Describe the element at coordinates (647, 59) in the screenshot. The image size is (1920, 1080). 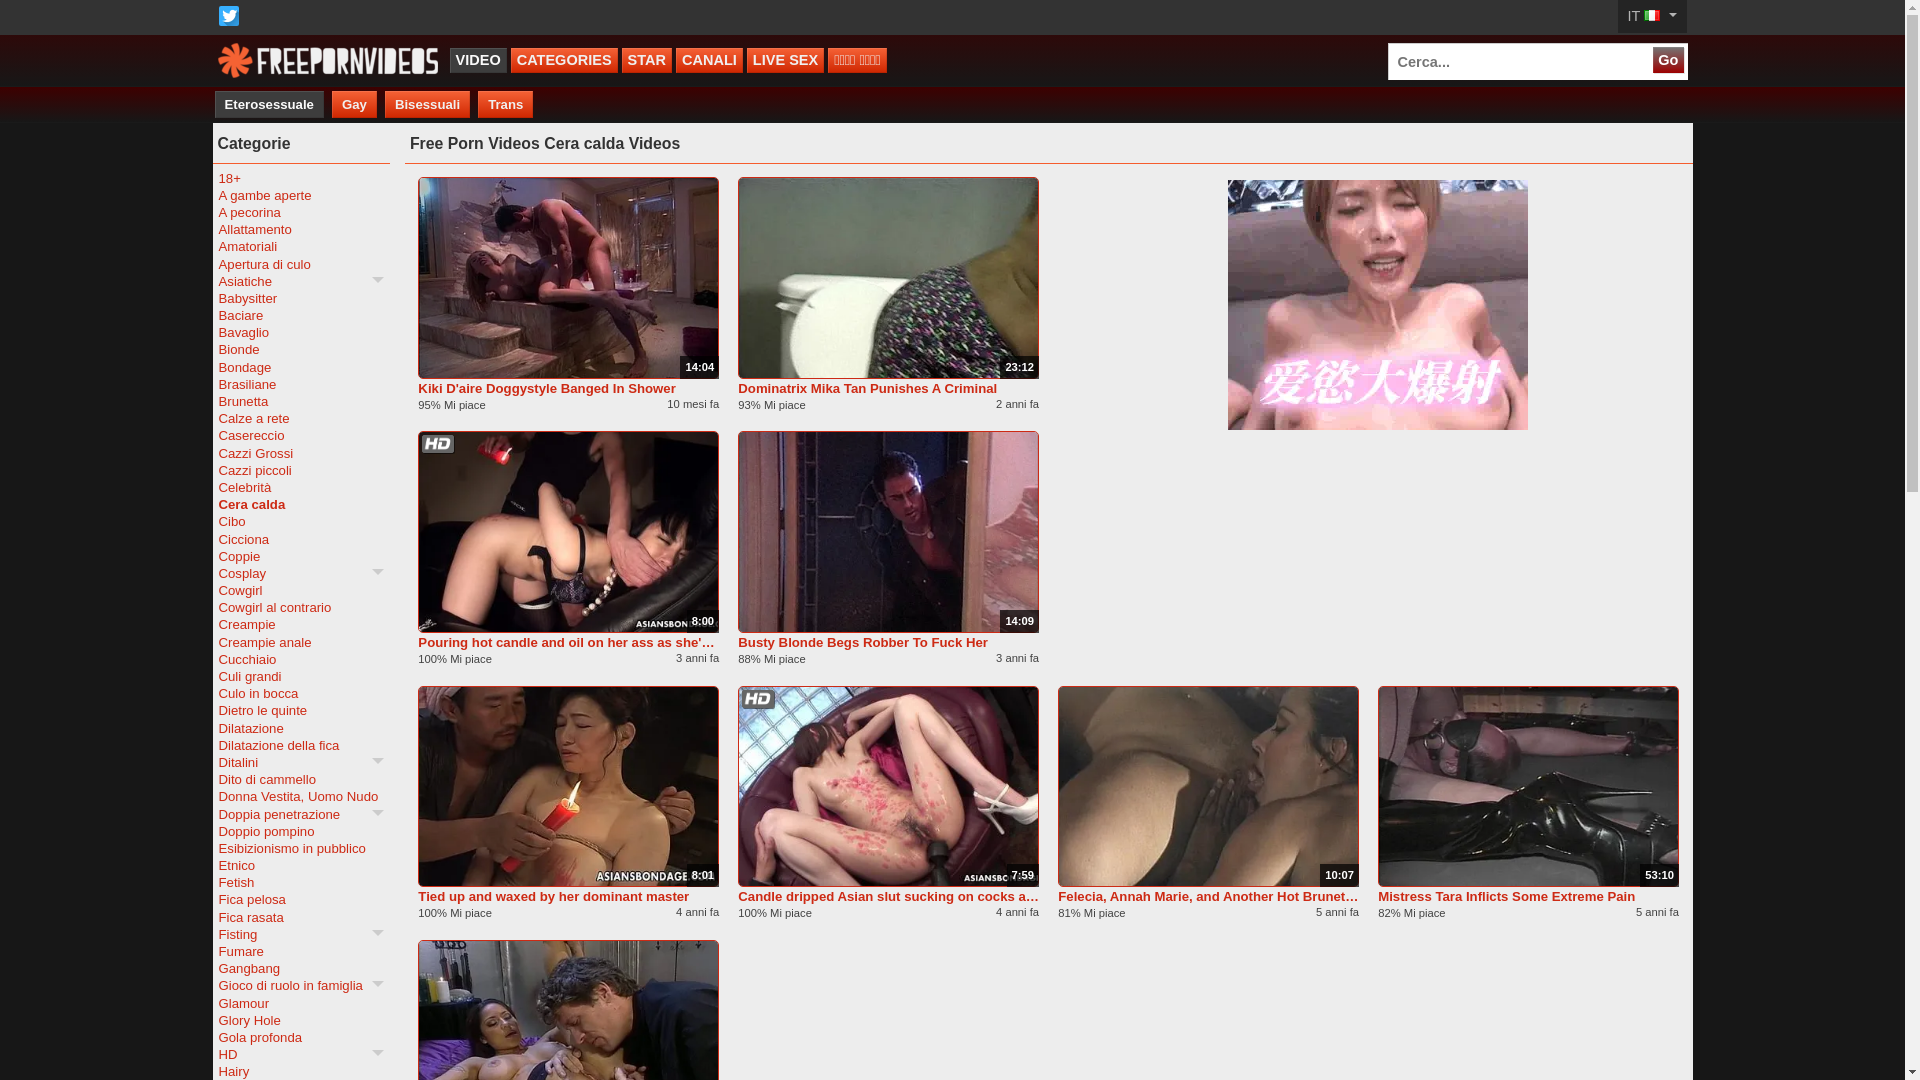
I see `'STAR'` at that location.